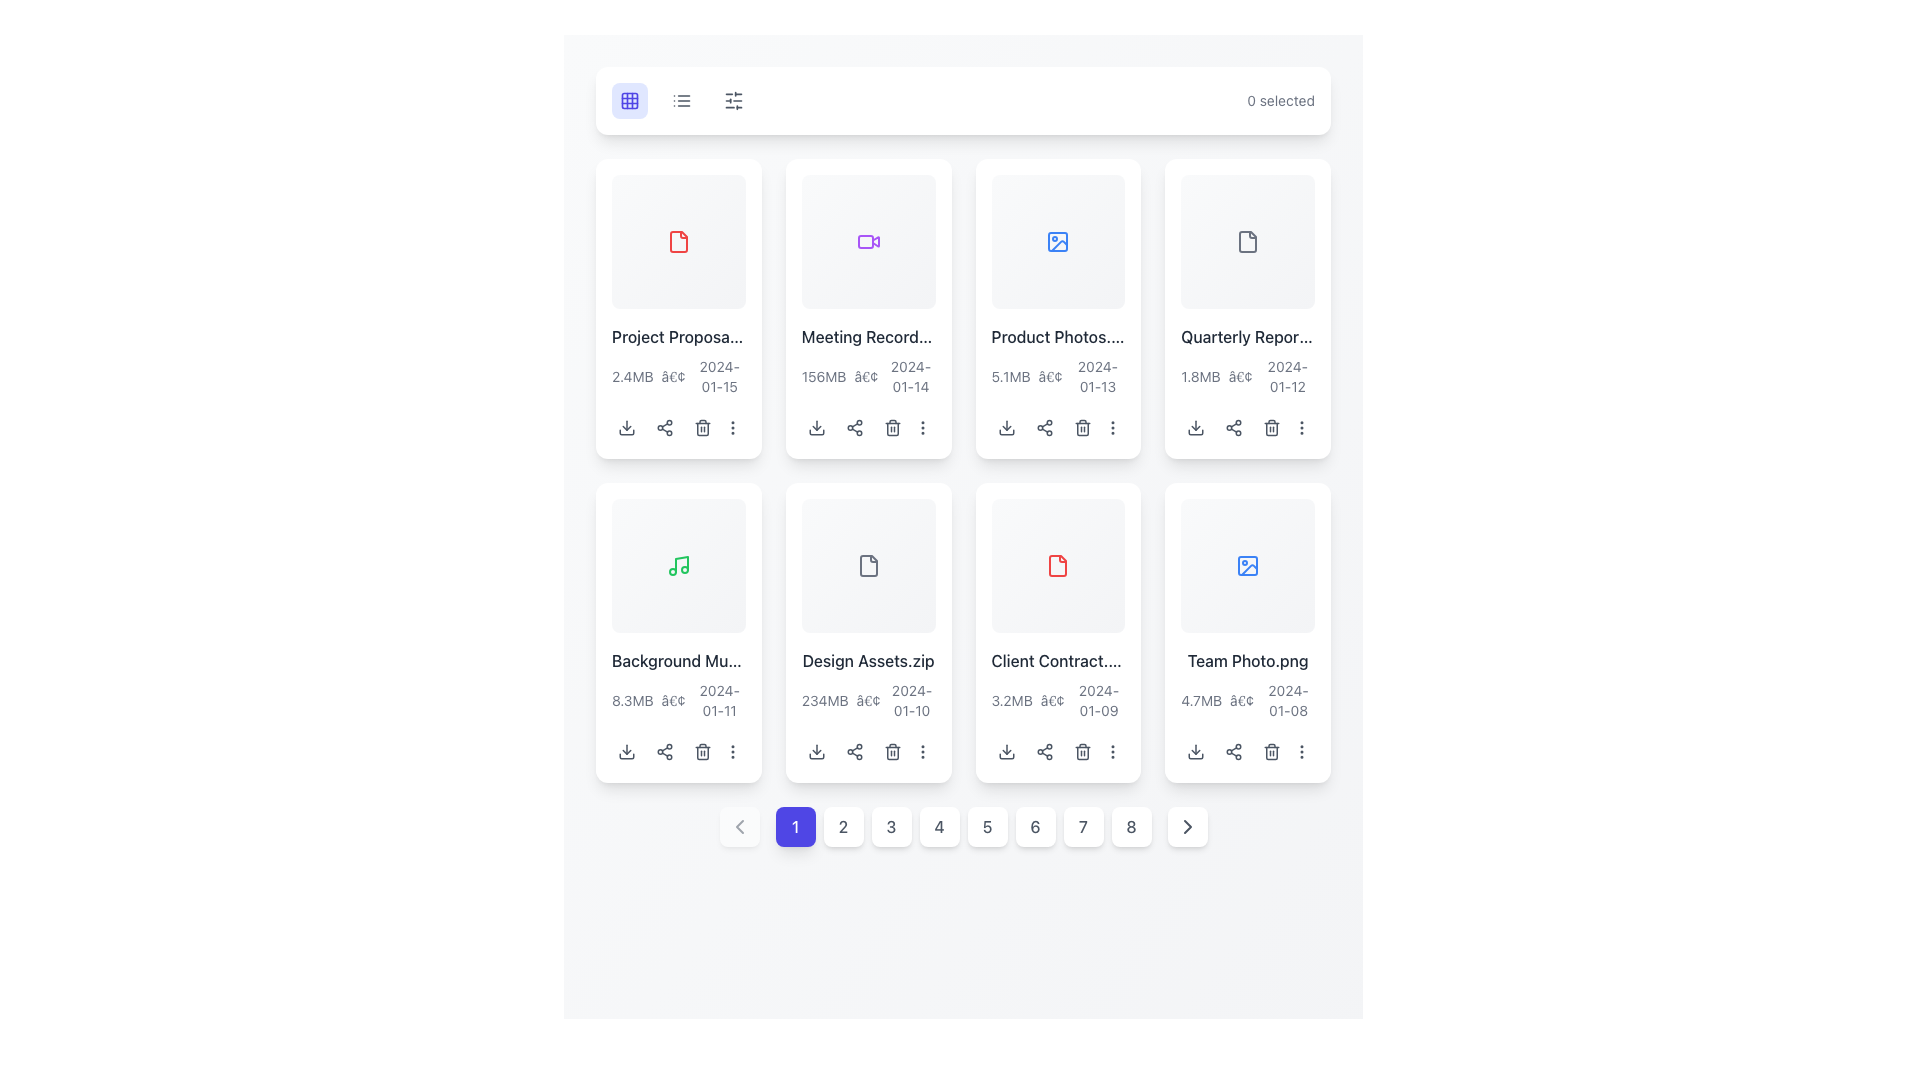  I want to click on the small bullet character ('•') in the sequence '5.1MB • 2024-01-13' located in the bottom section of the 'Product Photos' card within the third column of the first row, so click(1049, 376).